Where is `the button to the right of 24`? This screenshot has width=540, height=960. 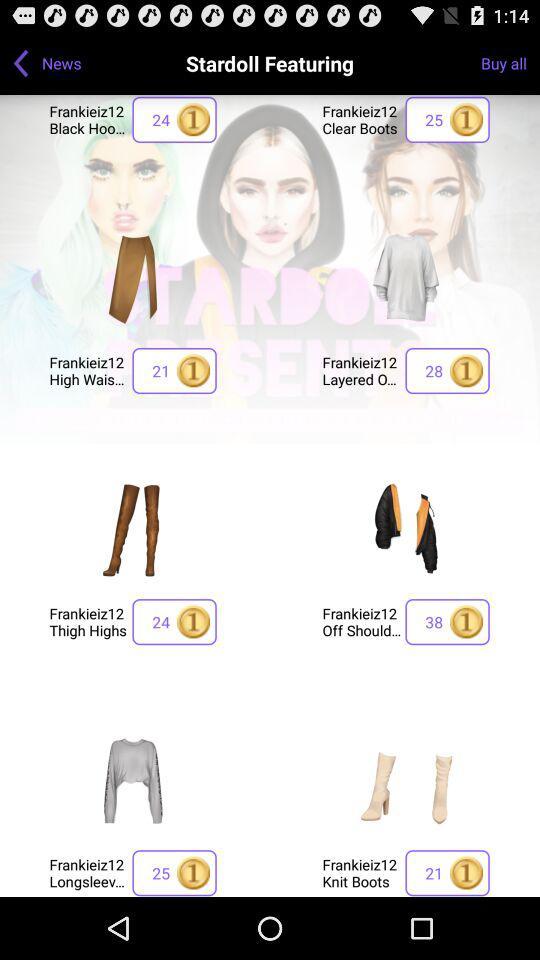 the button to the right of 24 is located at coordinates (360, 620).